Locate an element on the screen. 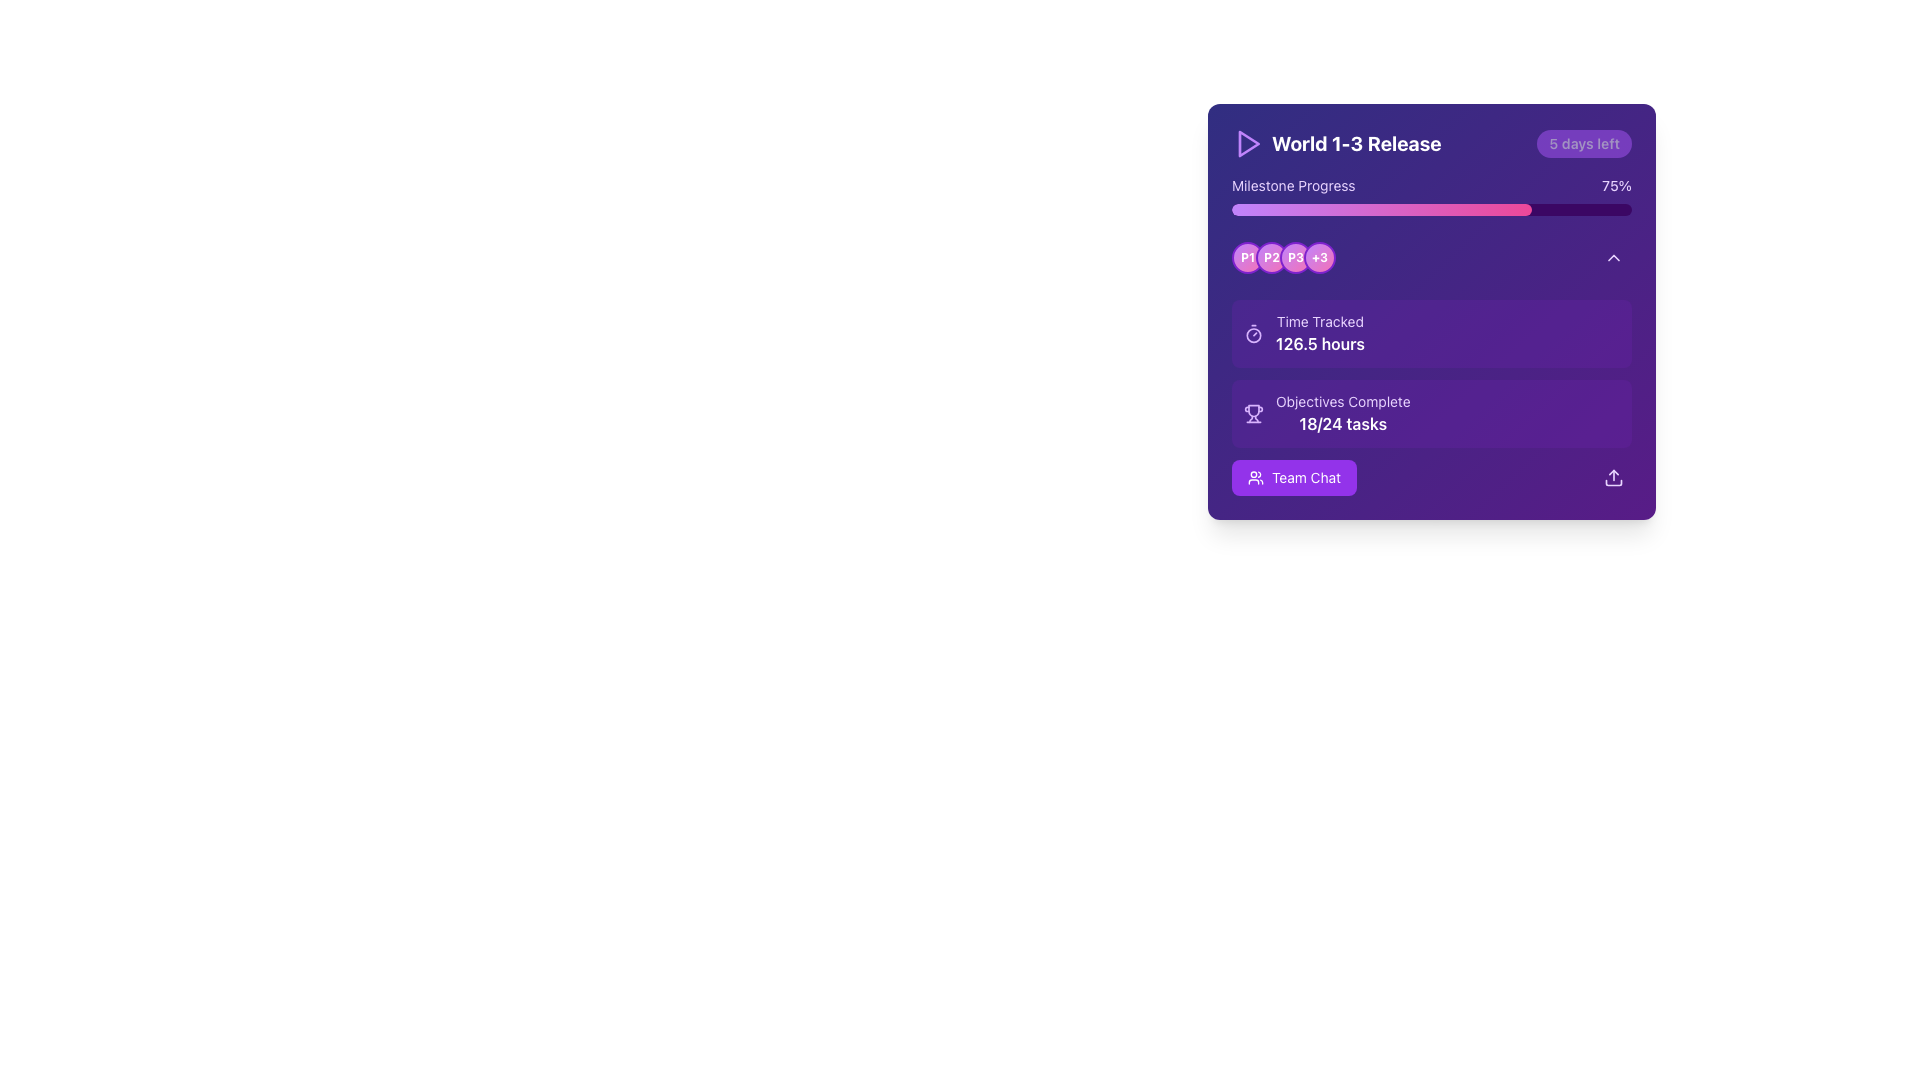 This screenshot has height=1080, width=1920. the chevron icon button located at the upper section of the card-like widget is located at coordinates (1613, 257).